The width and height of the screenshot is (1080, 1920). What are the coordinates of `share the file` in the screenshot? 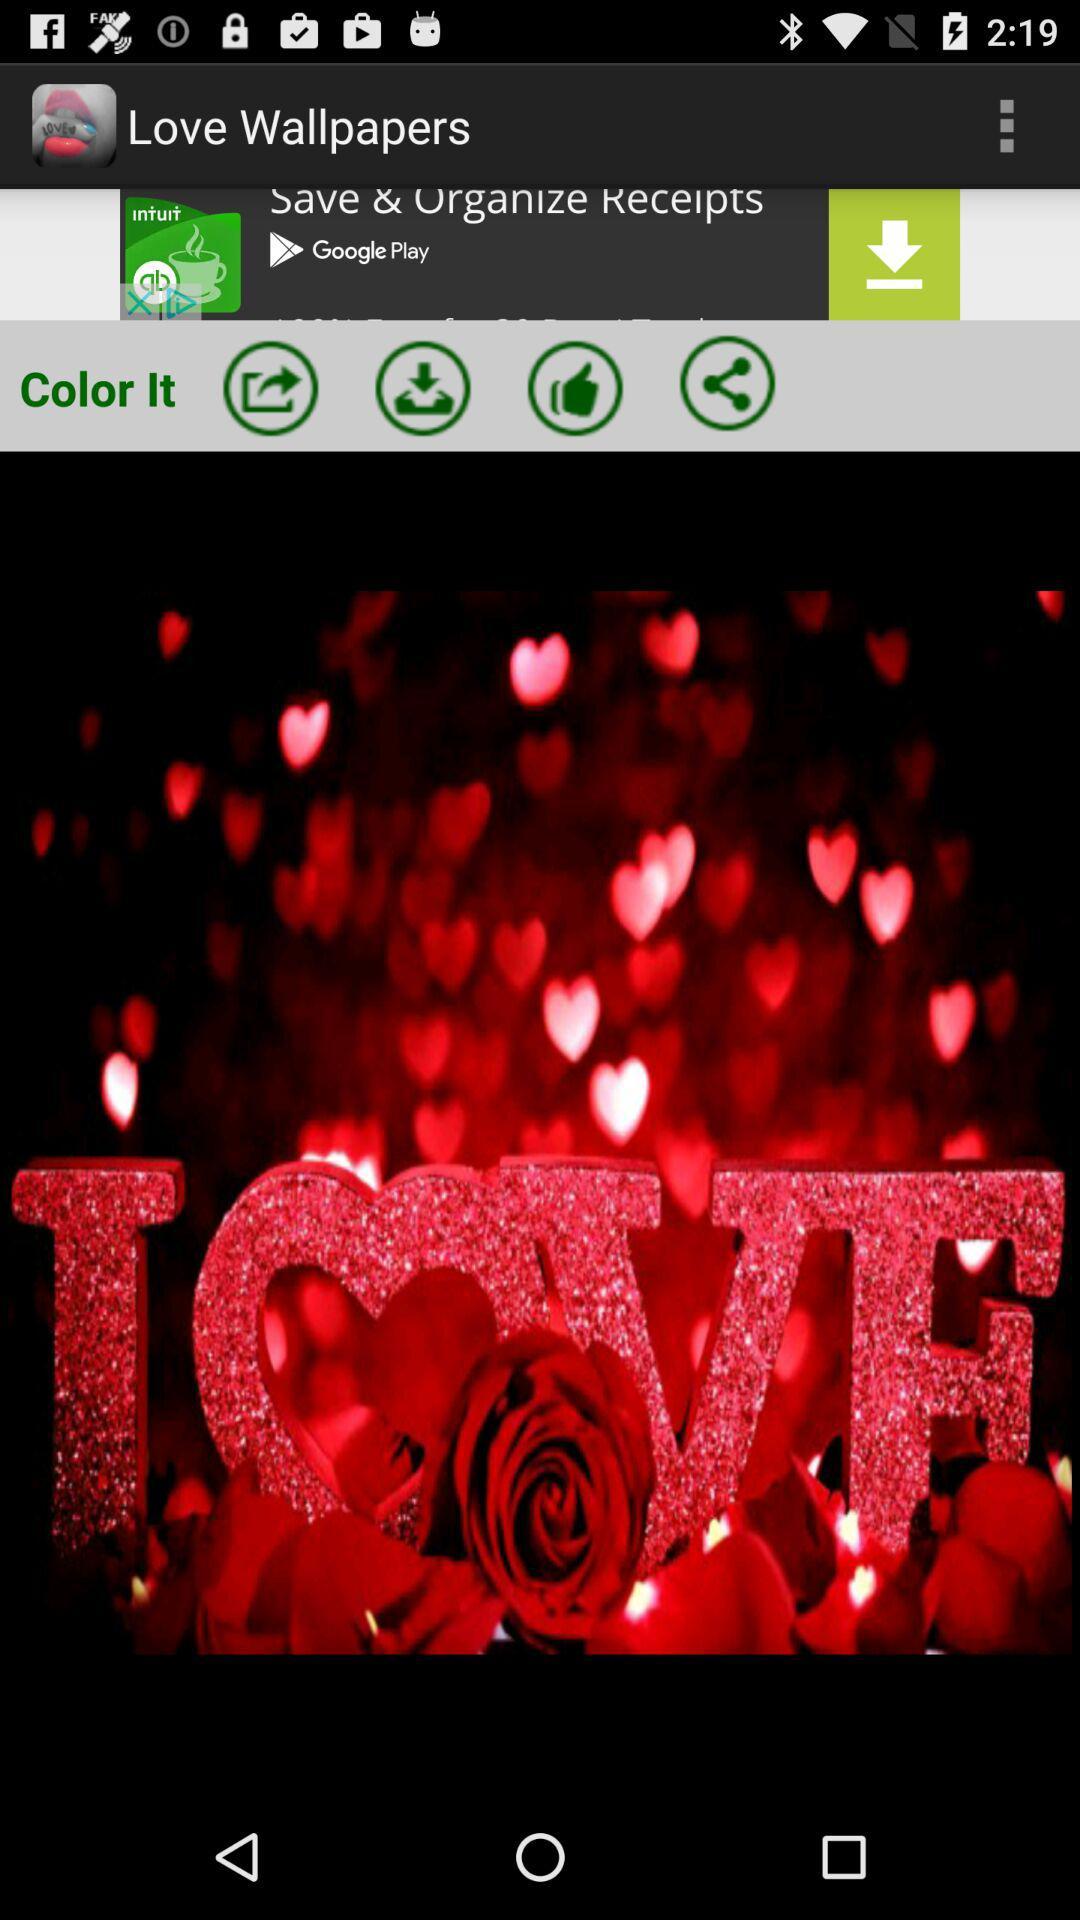 It's located at (727, 383).